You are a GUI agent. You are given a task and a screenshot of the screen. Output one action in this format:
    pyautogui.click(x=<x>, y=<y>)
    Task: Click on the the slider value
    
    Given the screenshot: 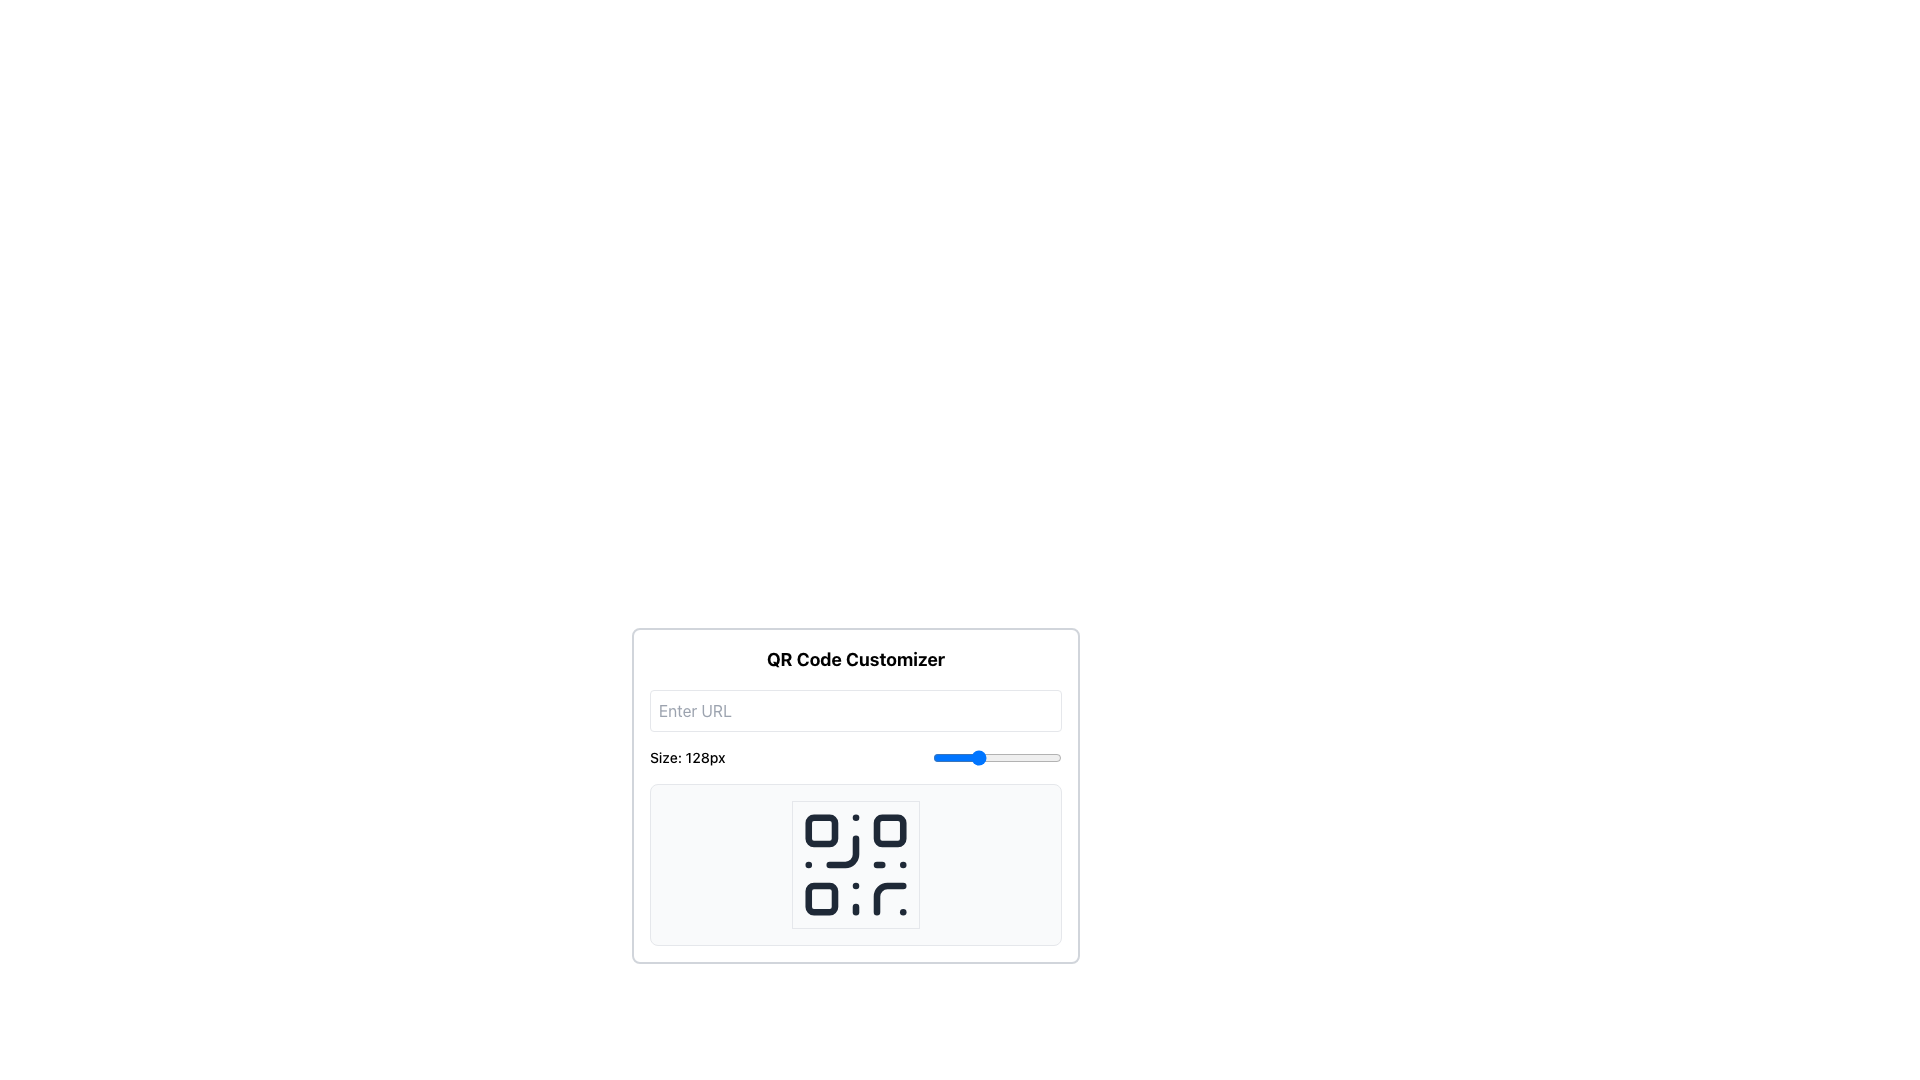 What is the action you would take?
    pyautogui.click(x=989, y=758)
    